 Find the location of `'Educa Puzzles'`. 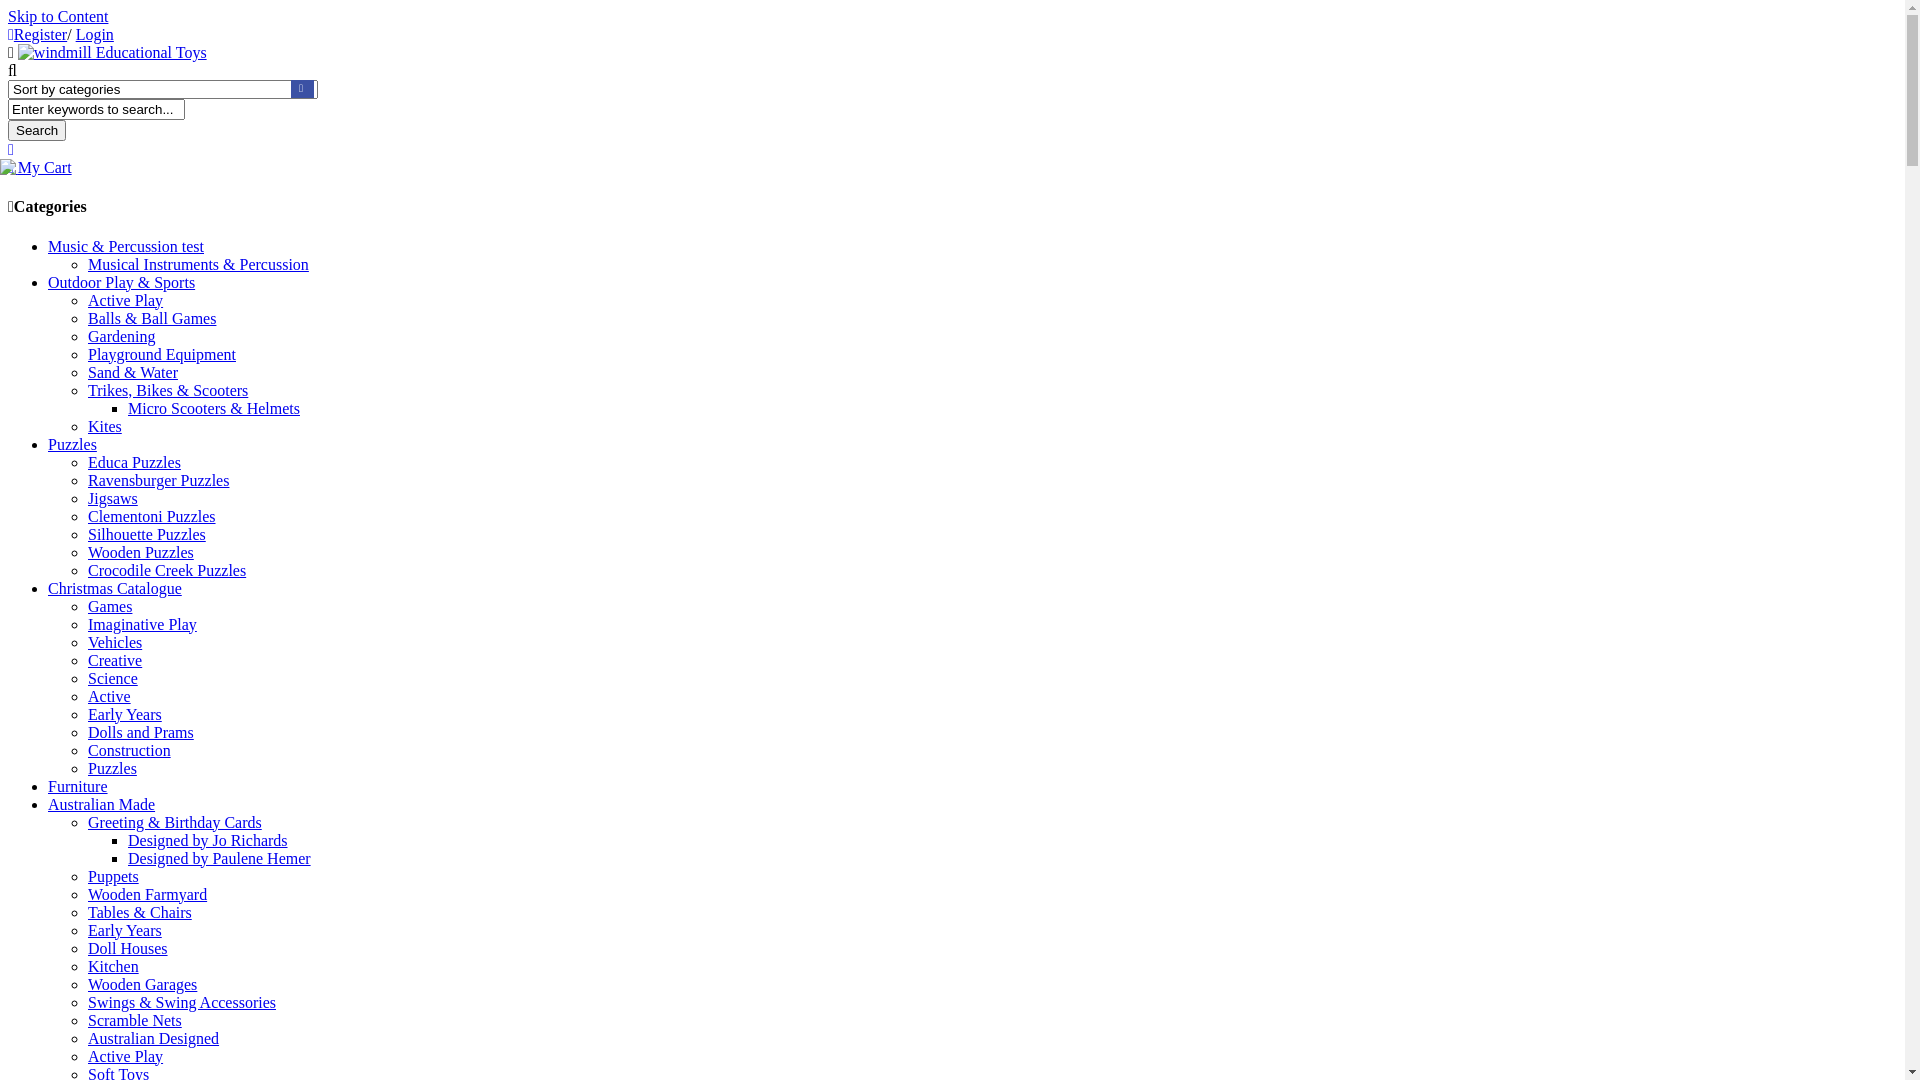

'Educa Puzzles' is located at coordinates (133, 462).